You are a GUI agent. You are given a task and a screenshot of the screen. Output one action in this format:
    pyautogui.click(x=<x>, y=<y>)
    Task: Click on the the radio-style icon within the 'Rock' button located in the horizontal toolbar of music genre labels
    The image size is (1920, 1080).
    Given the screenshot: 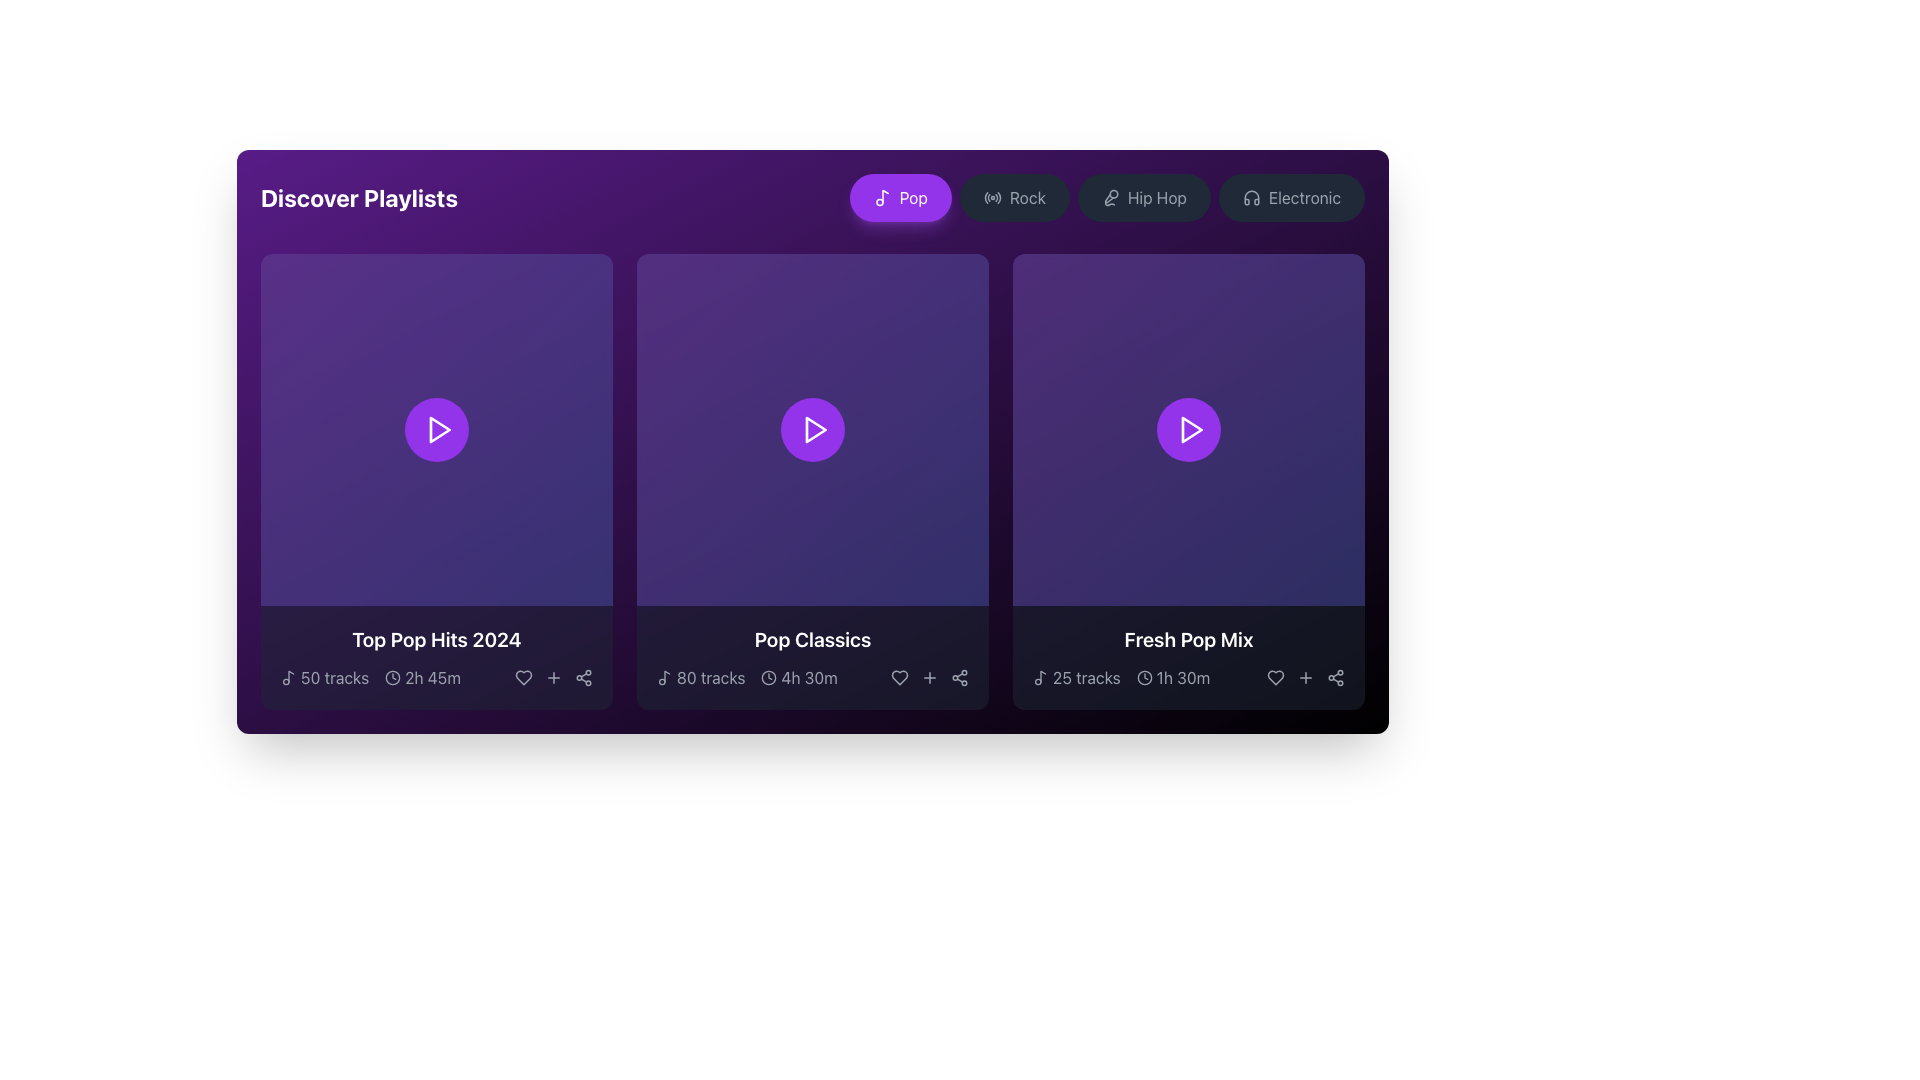 What is the action you would take?
    pyautogui.click(x=992, y=197)
    